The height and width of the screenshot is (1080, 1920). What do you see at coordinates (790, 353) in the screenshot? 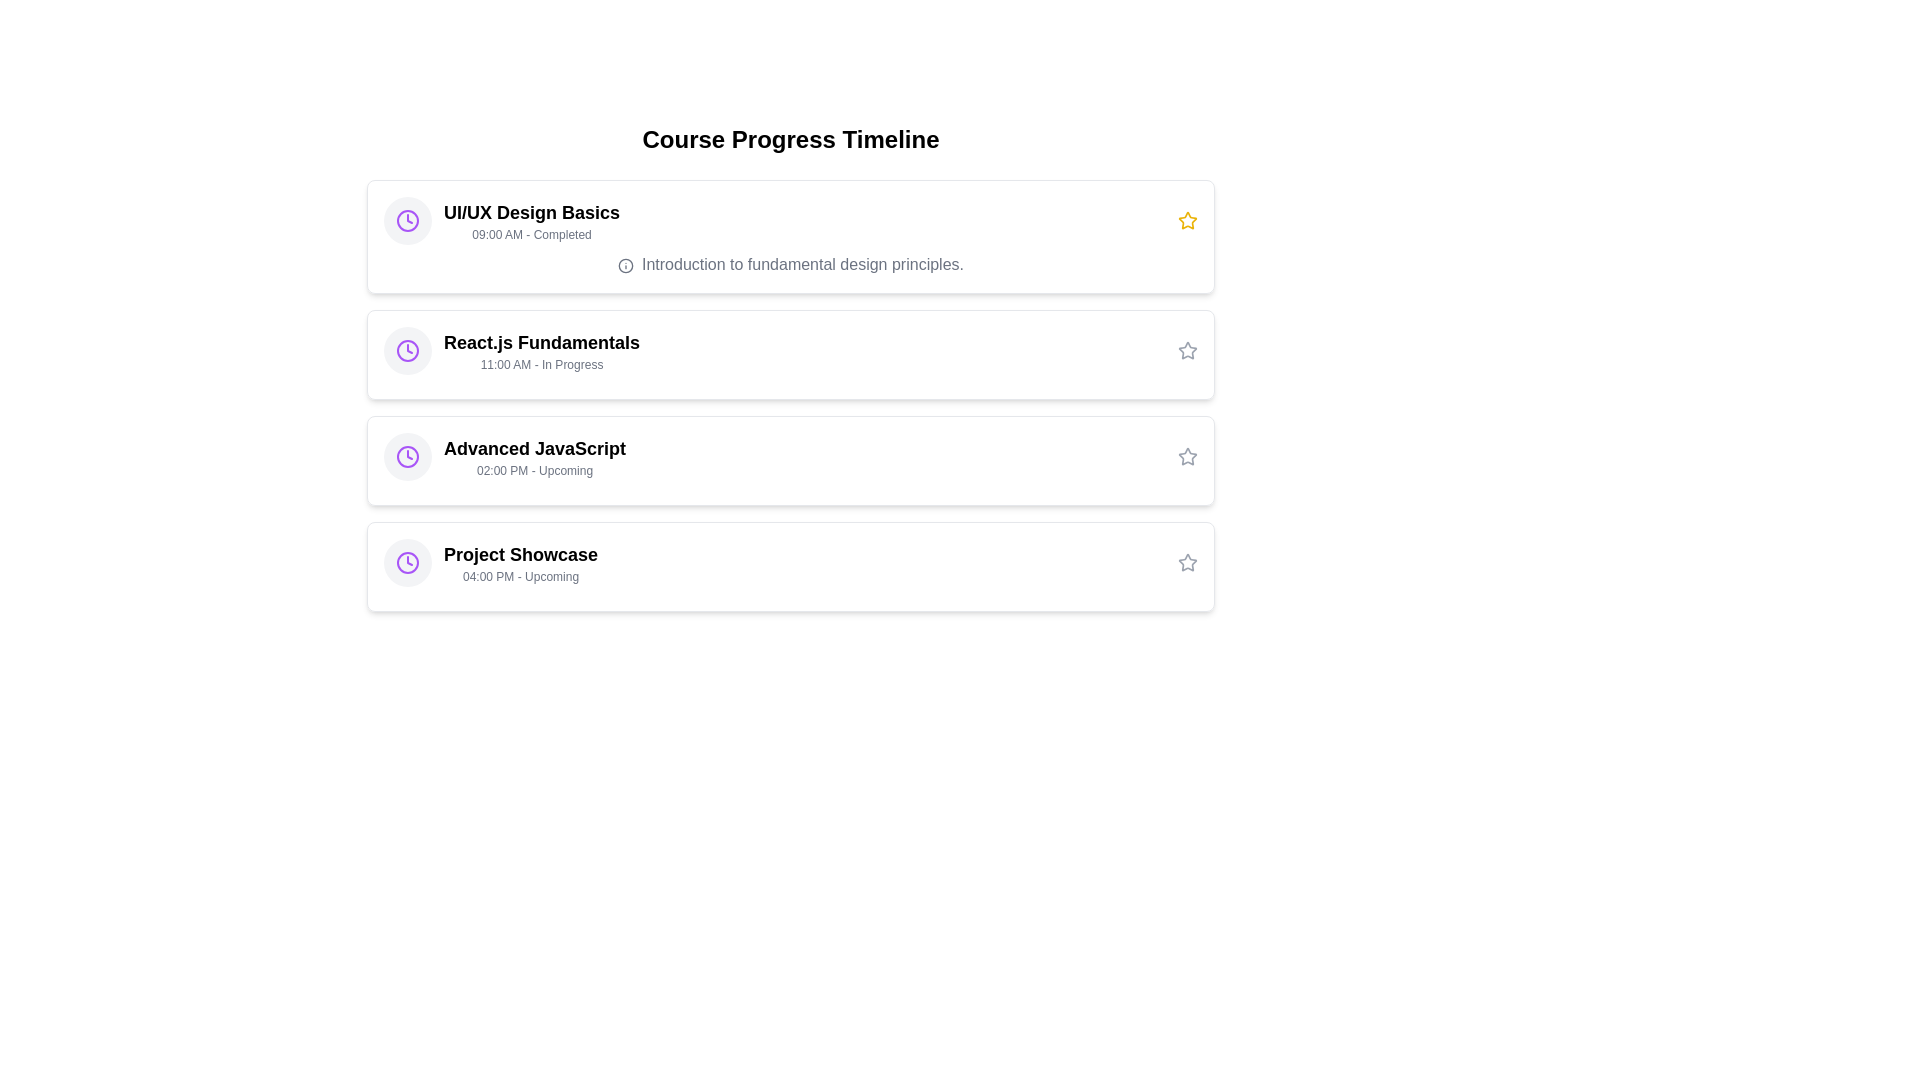
I see `the 'React.js Fundamentals' card, which is the second card in a vertically stacked list, featuring a white background, rounded corners, and displaying the title and description` at bounding box center [790, 353].